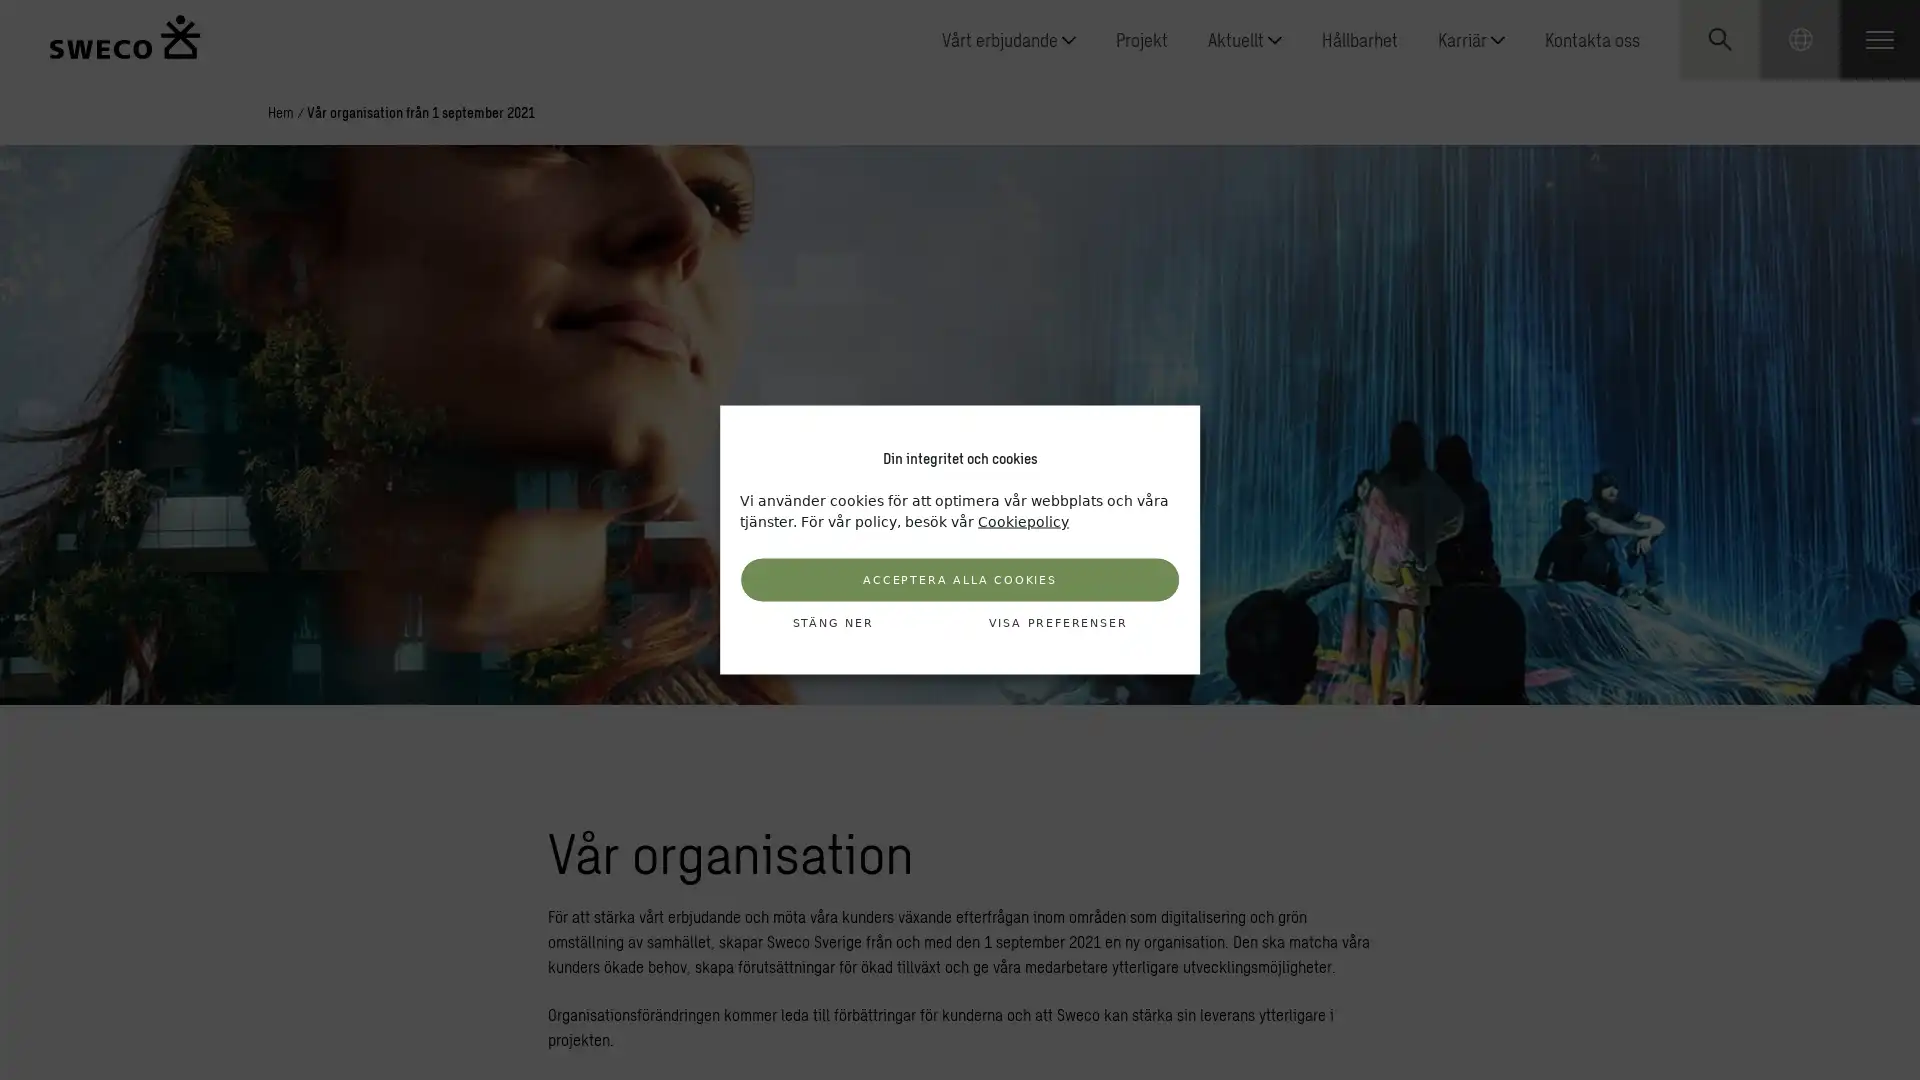  I want to click on Submit search, so click(1757, 220).